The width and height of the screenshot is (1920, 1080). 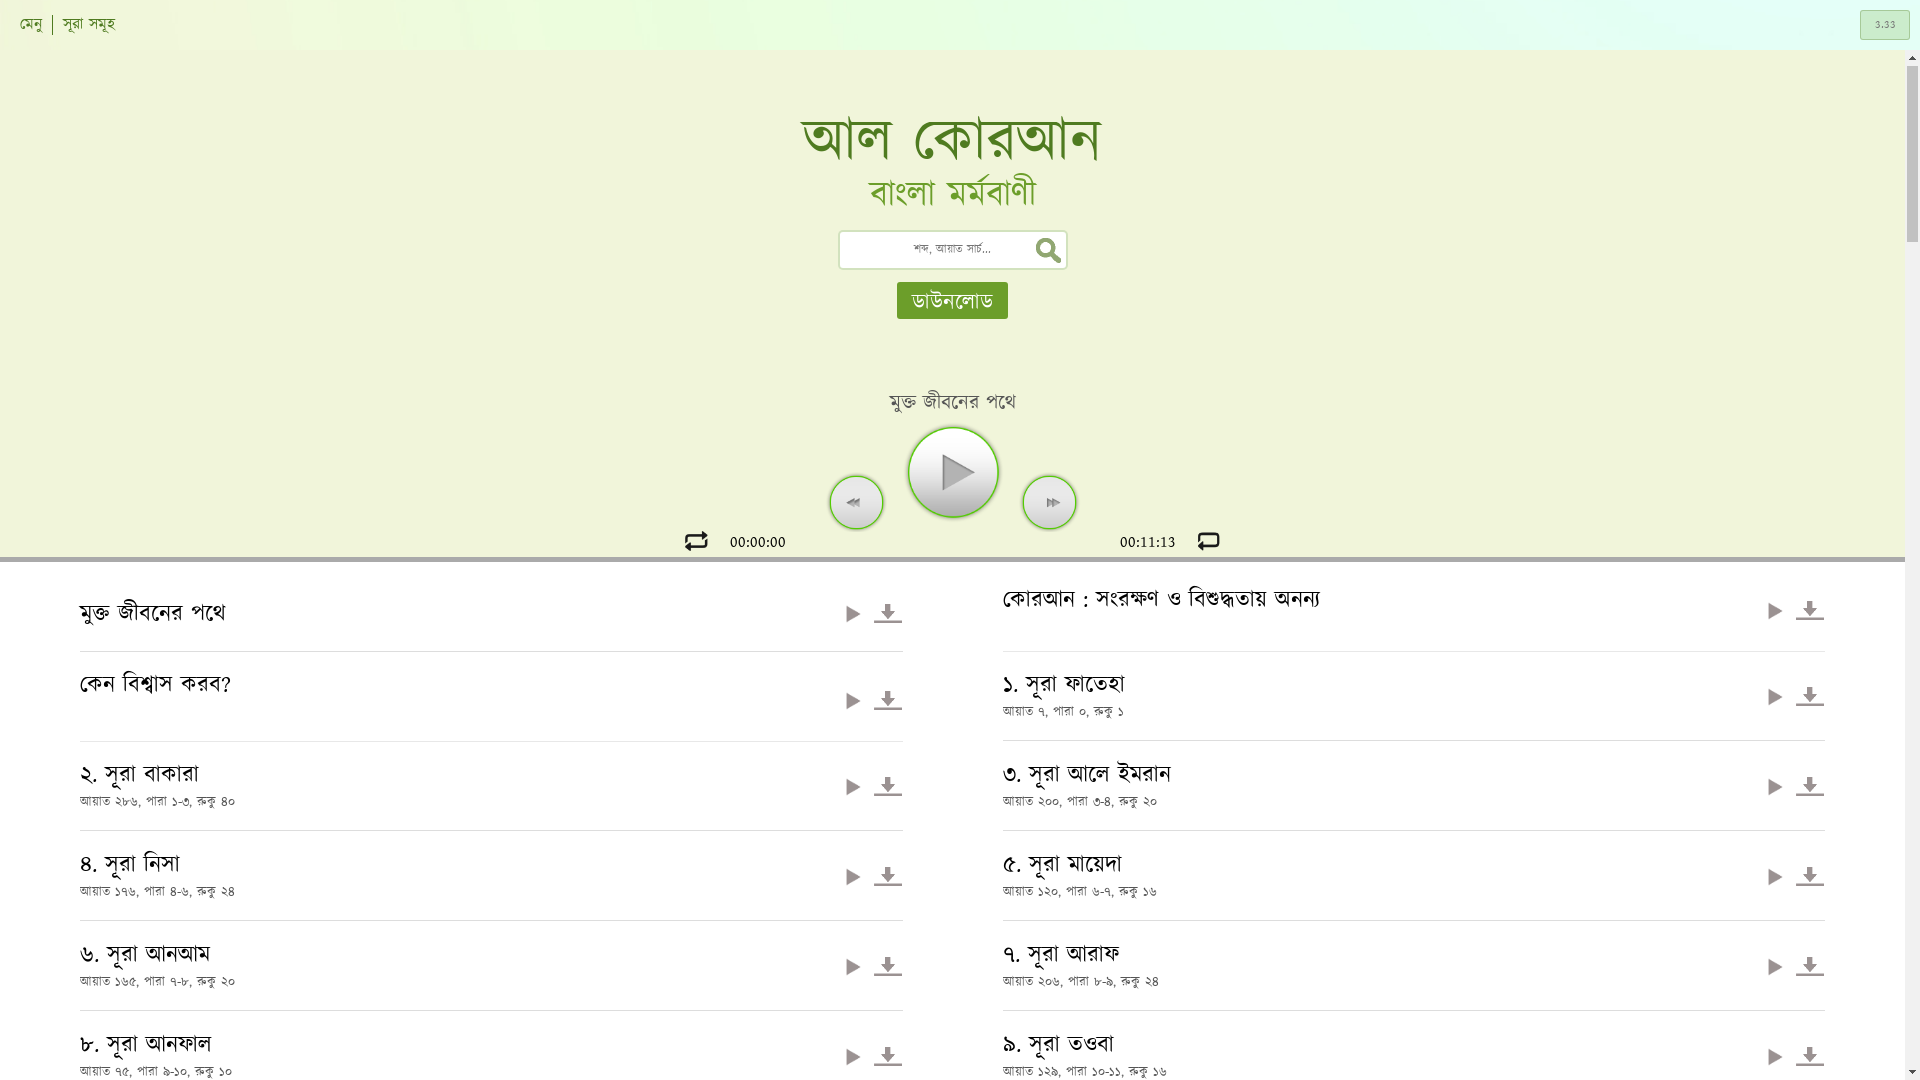 What do you see at coordinates (853, 785) in the screenshot?
I see `'Play'` at bounding box center [853, 785].